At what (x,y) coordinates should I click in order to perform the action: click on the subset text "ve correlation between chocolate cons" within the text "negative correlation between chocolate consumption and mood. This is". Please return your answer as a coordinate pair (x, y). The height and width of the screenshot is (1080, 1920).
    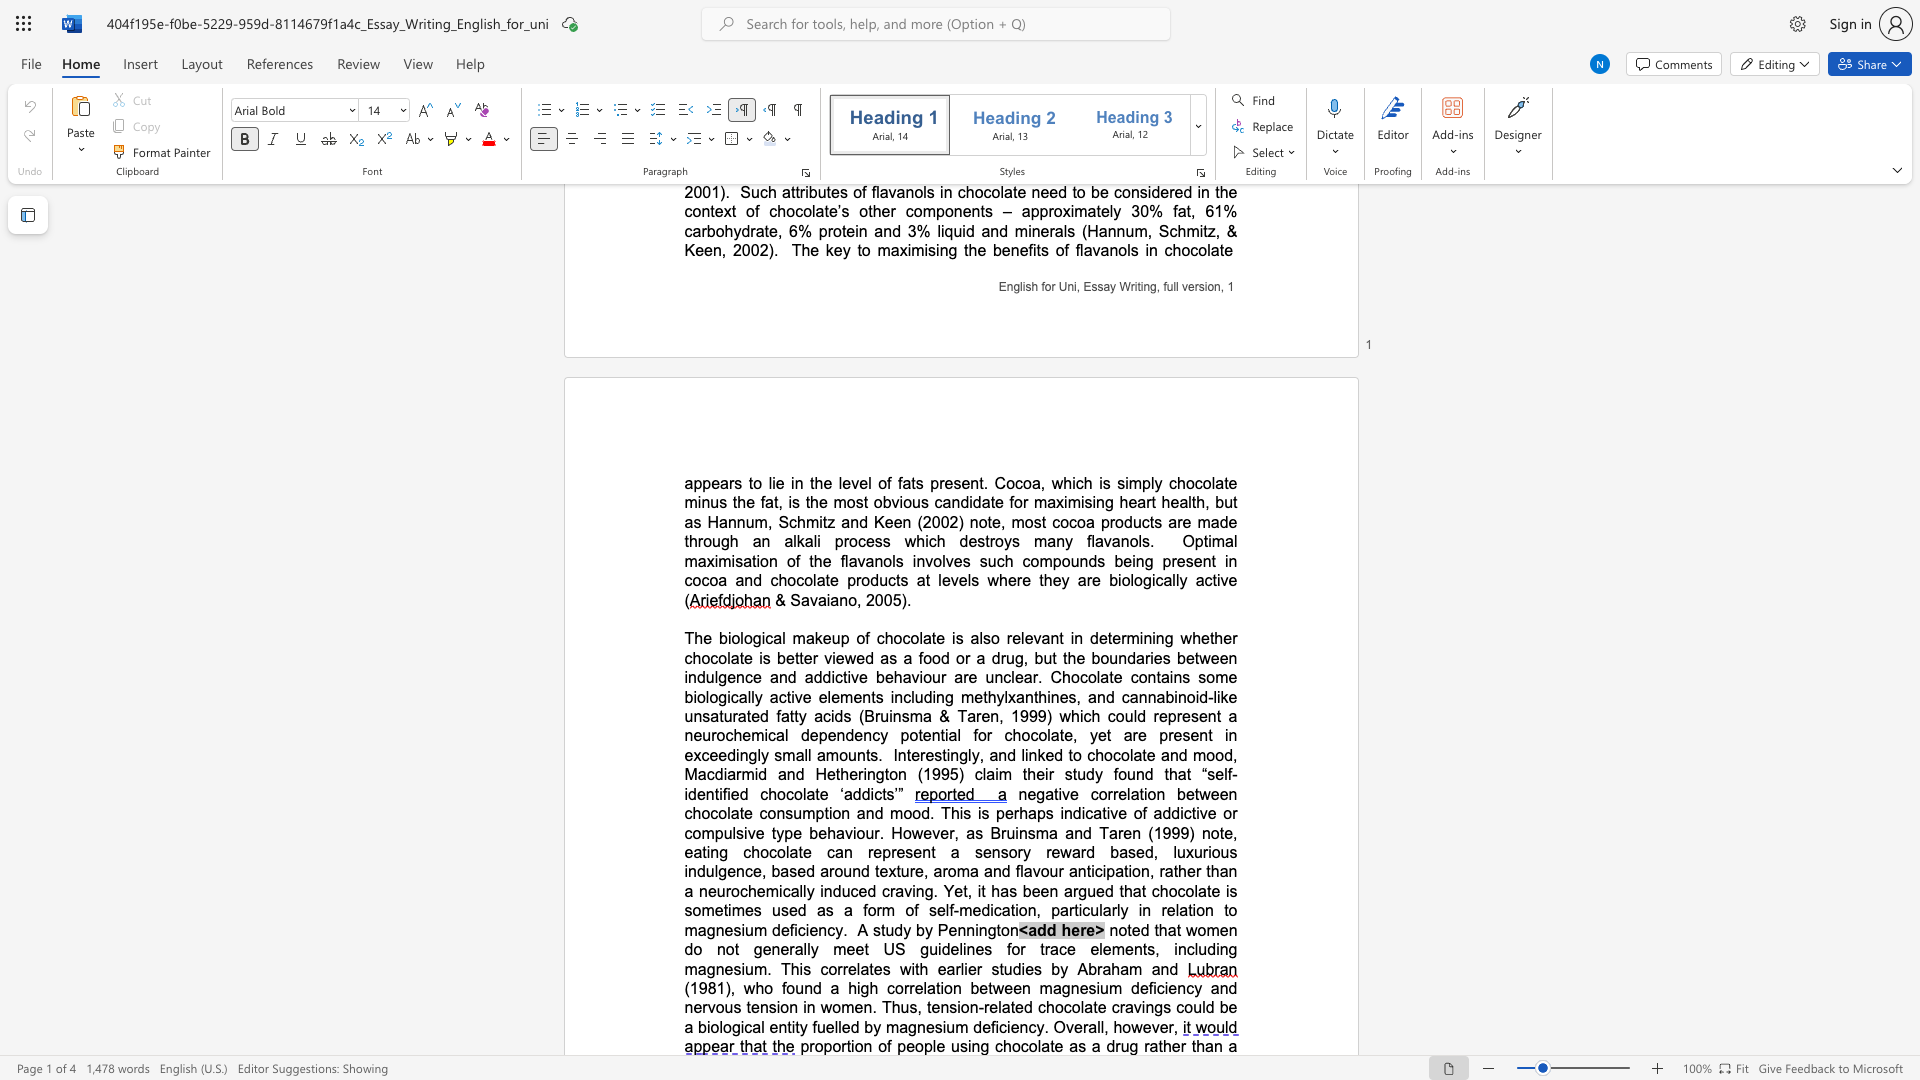
    Looking at the image, I should click on (1061, 793).